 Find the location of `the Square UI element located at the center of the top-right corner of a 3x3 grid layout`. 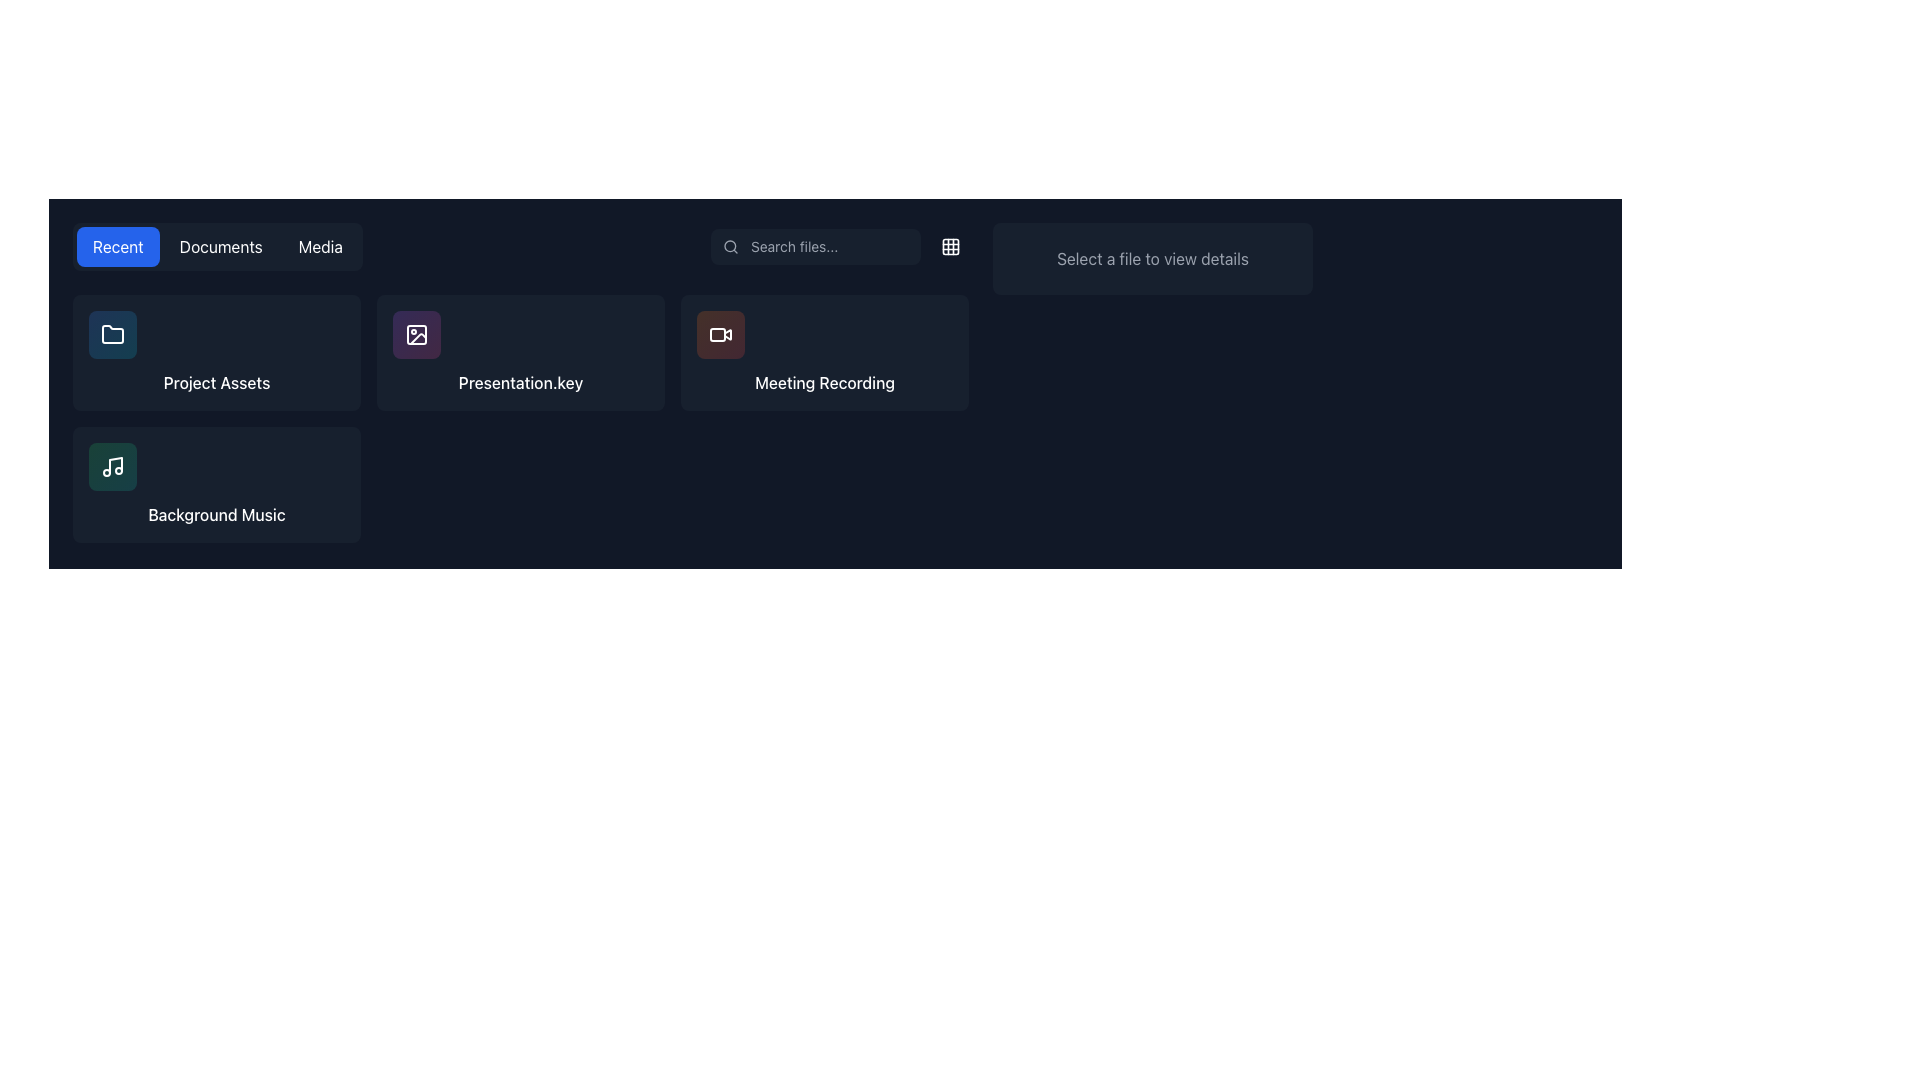

the Square UI element located at the center of the top-right corner of a 3x3 grid layout is located at coordinates (949, 245).